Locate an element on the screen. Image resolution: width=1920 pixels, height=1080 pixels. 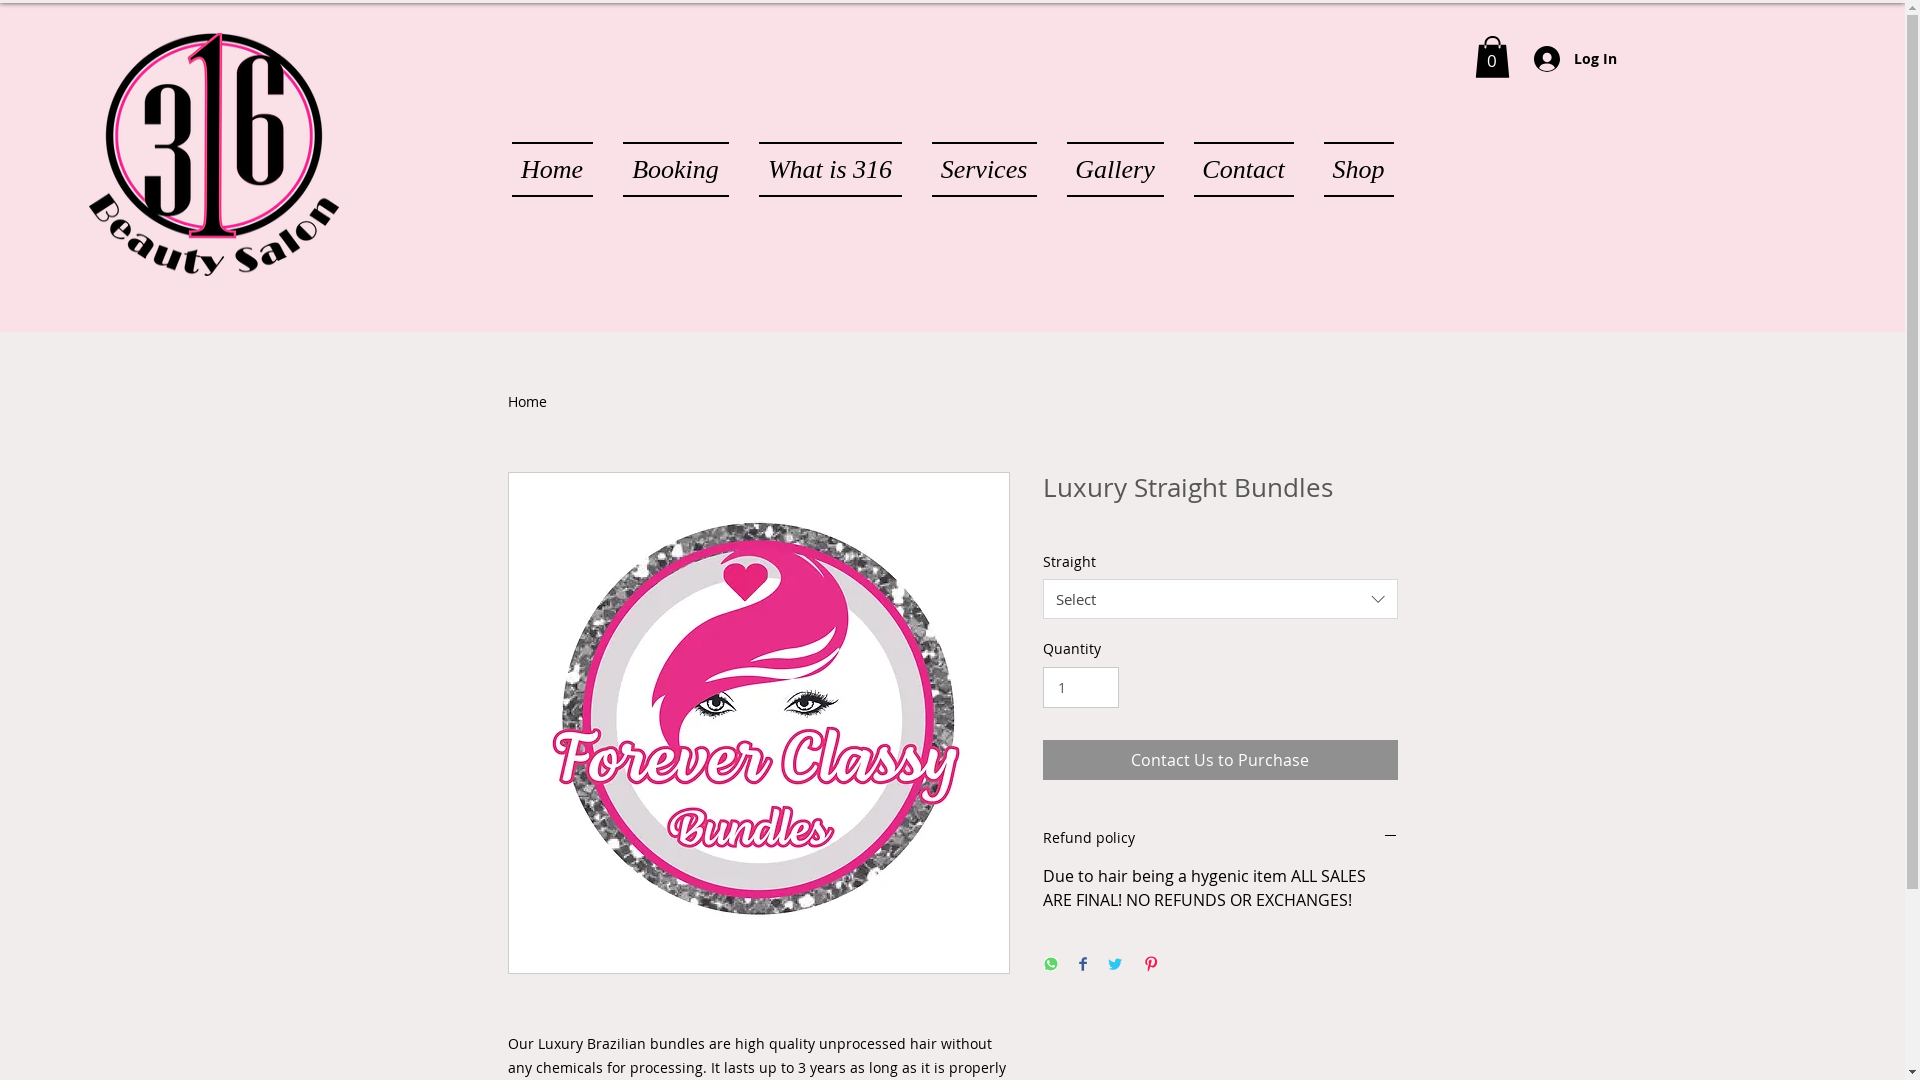
'Shop' is located at coordinates (1350, 168).